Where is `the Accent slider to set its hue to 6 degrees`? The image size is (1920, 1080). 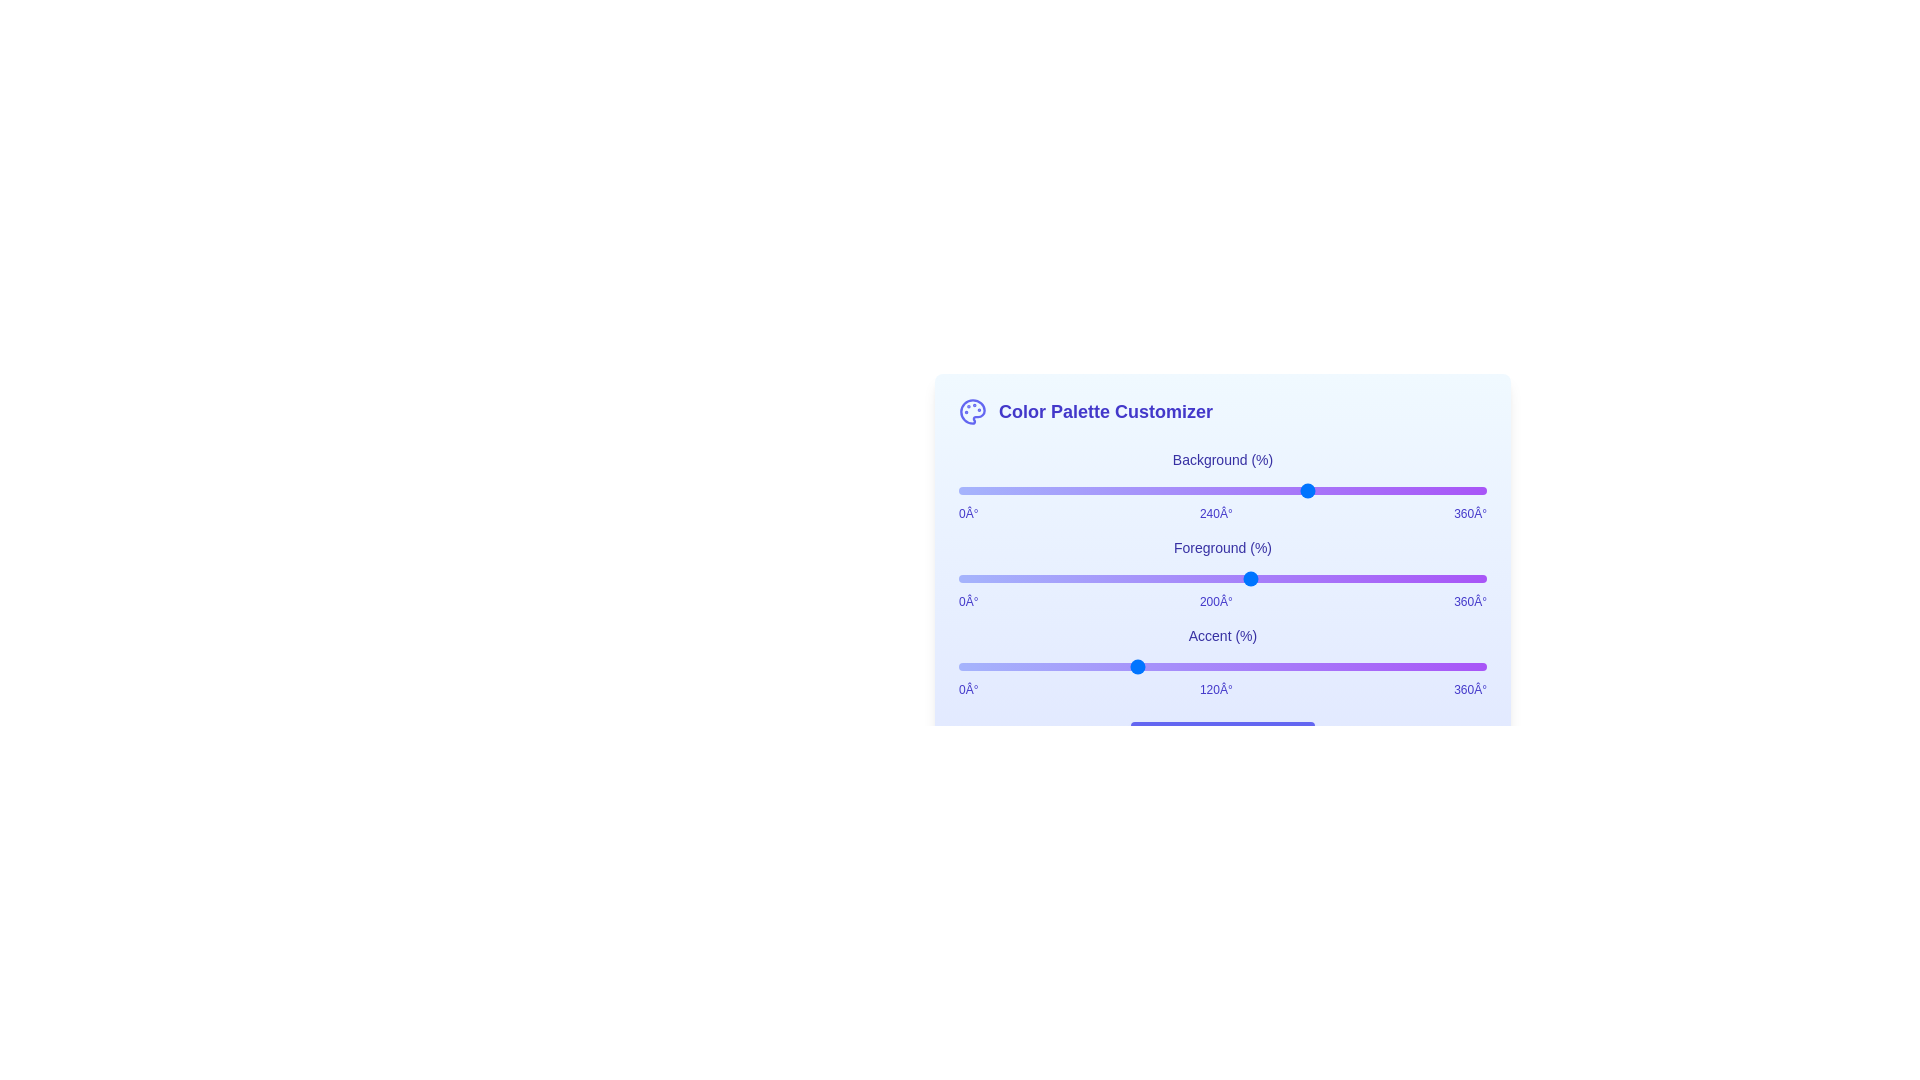 the Accent slider to set its hue to 6 degrees is located at coordinates (967, 667).